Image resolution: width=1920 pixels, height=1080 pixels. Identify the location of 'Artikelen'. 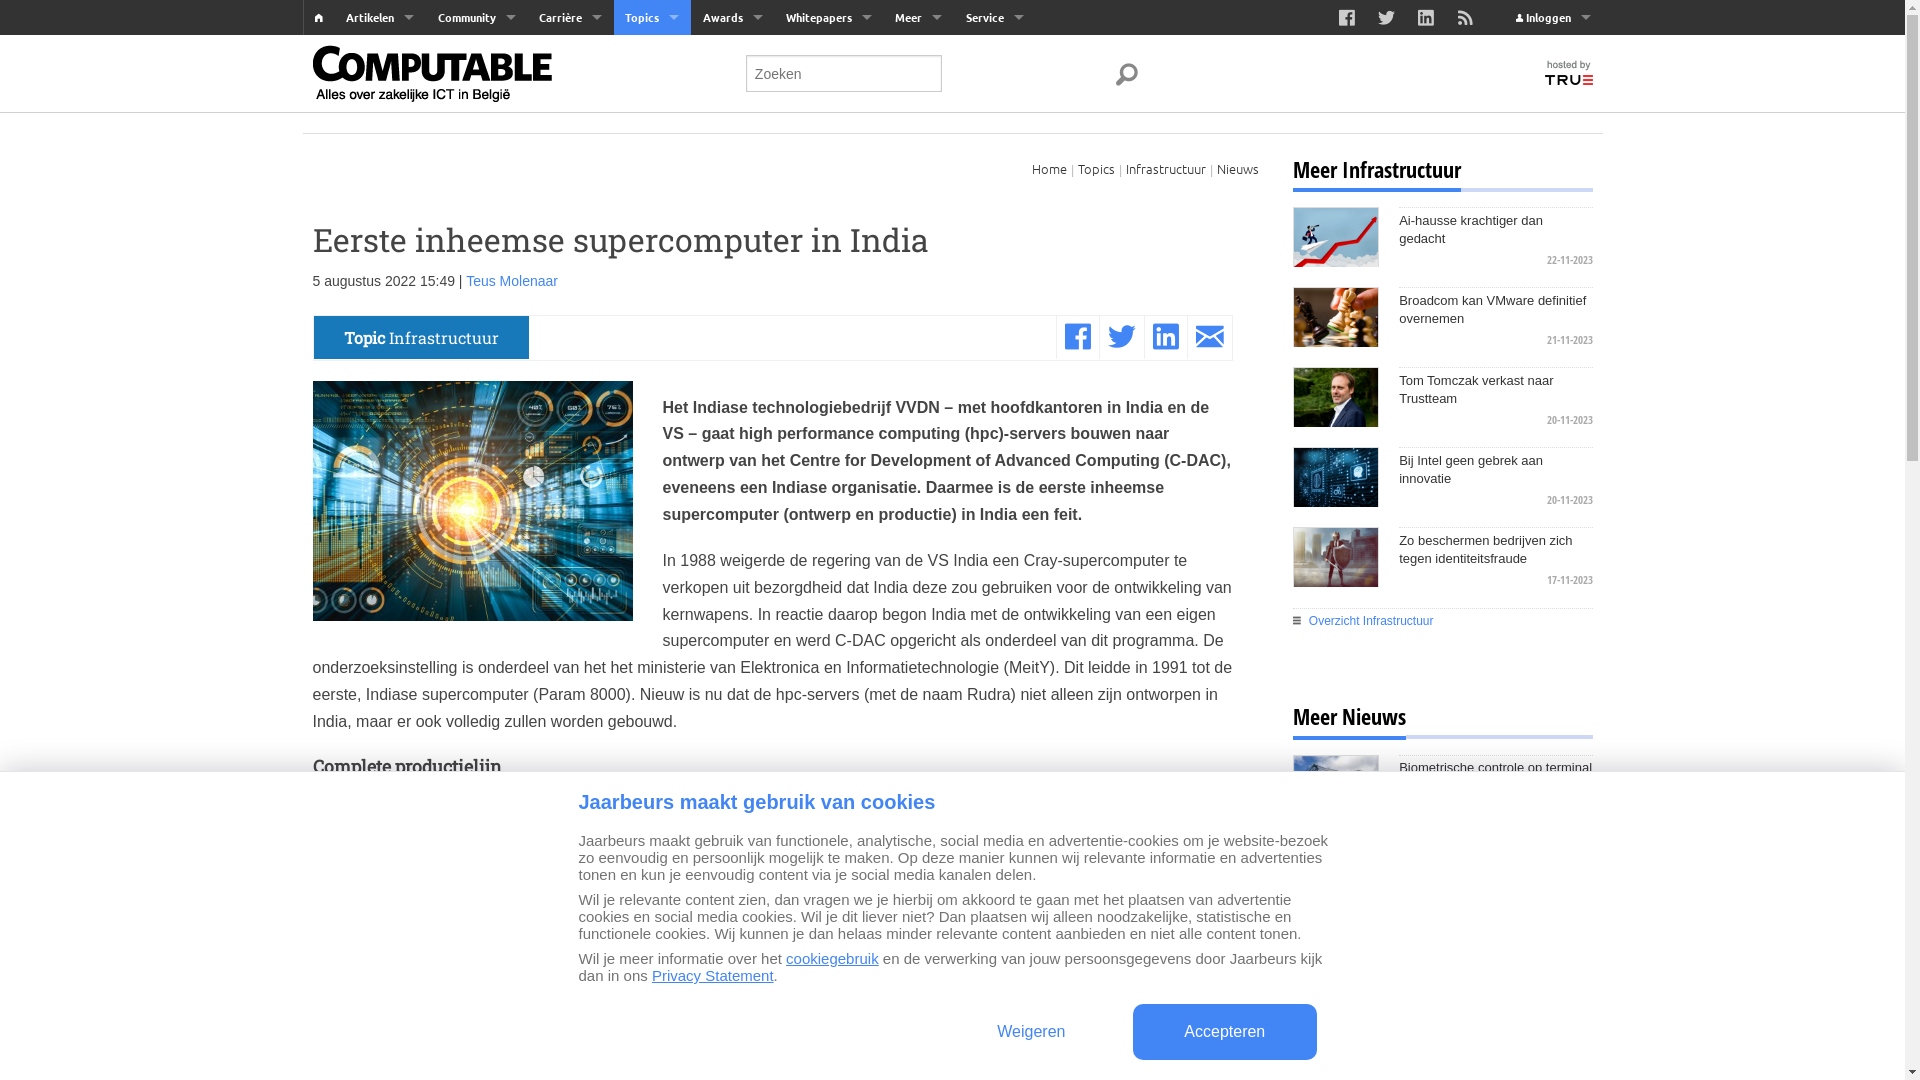
(380, 17).